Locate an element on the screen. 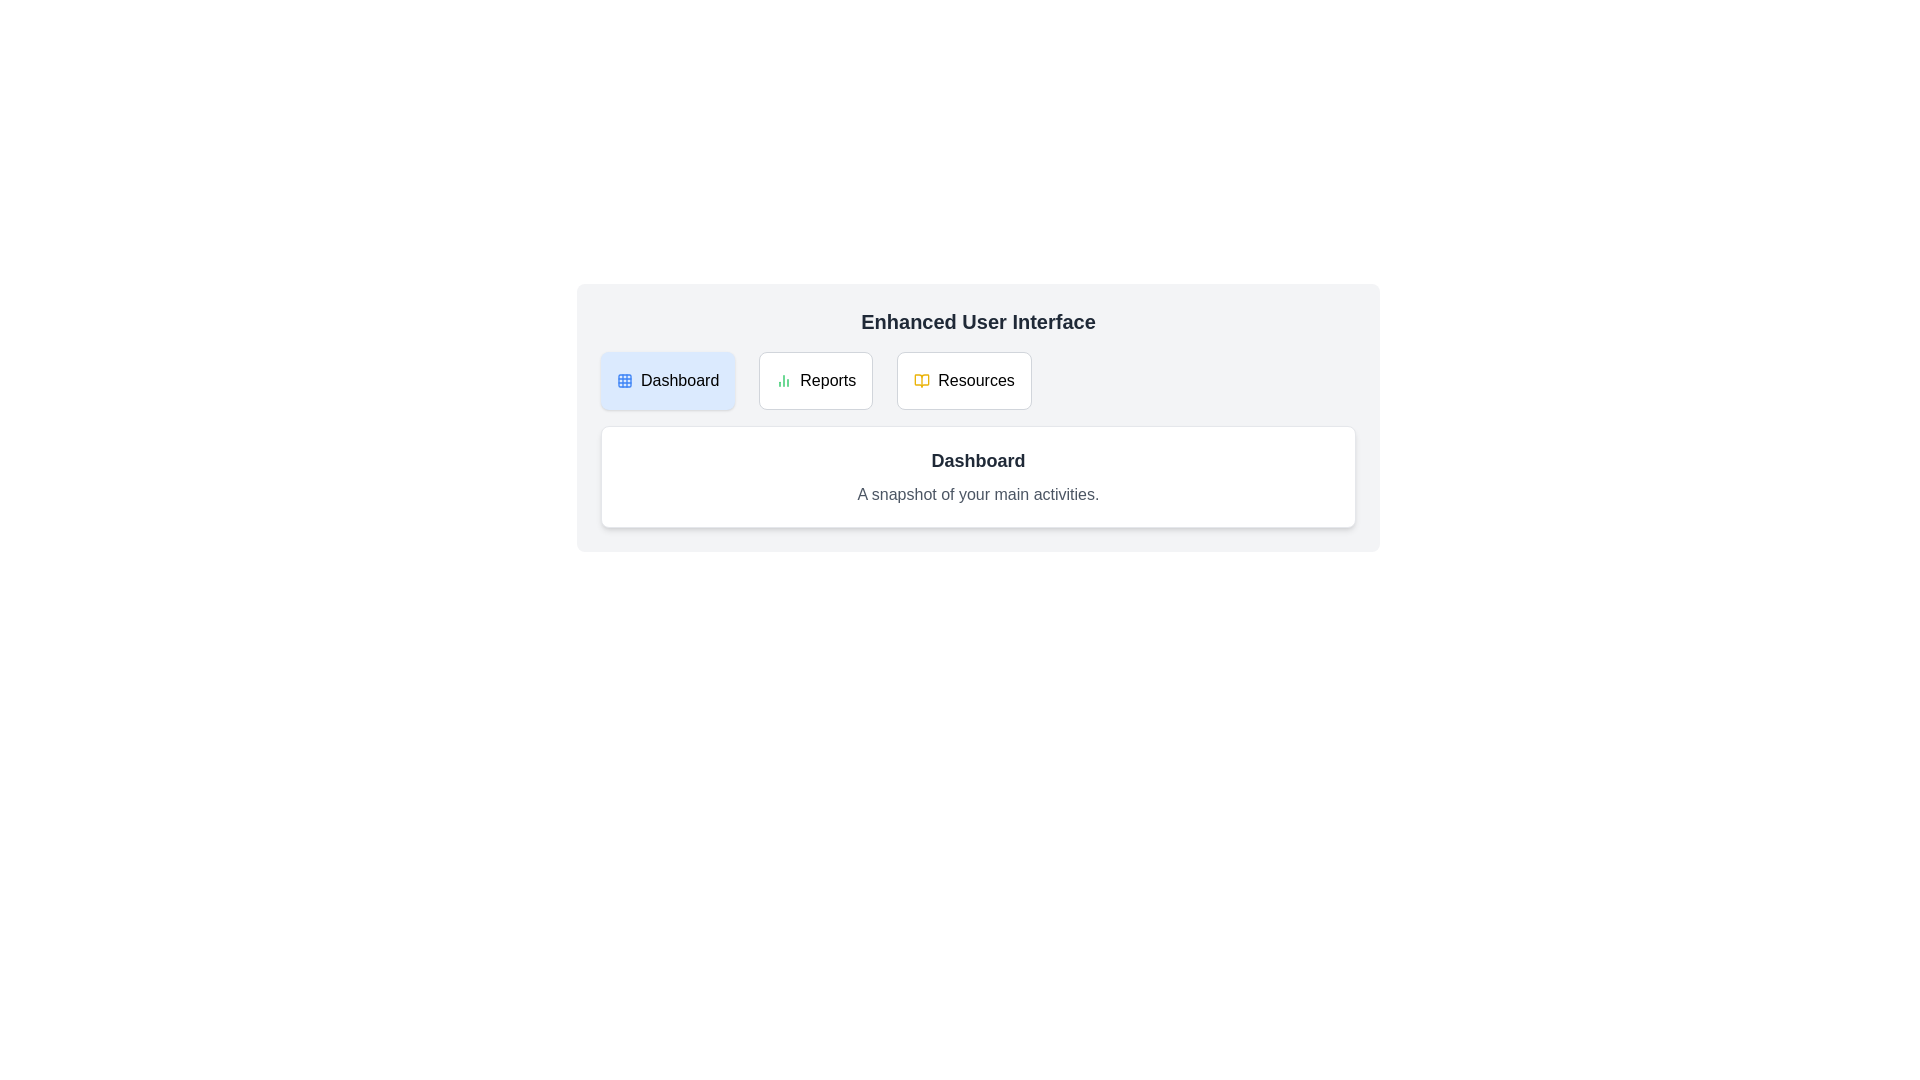 Image resolution: width=1920 pixels, height=1080 pixels. the tab labeled Resources is located at coordinates (964, 381).